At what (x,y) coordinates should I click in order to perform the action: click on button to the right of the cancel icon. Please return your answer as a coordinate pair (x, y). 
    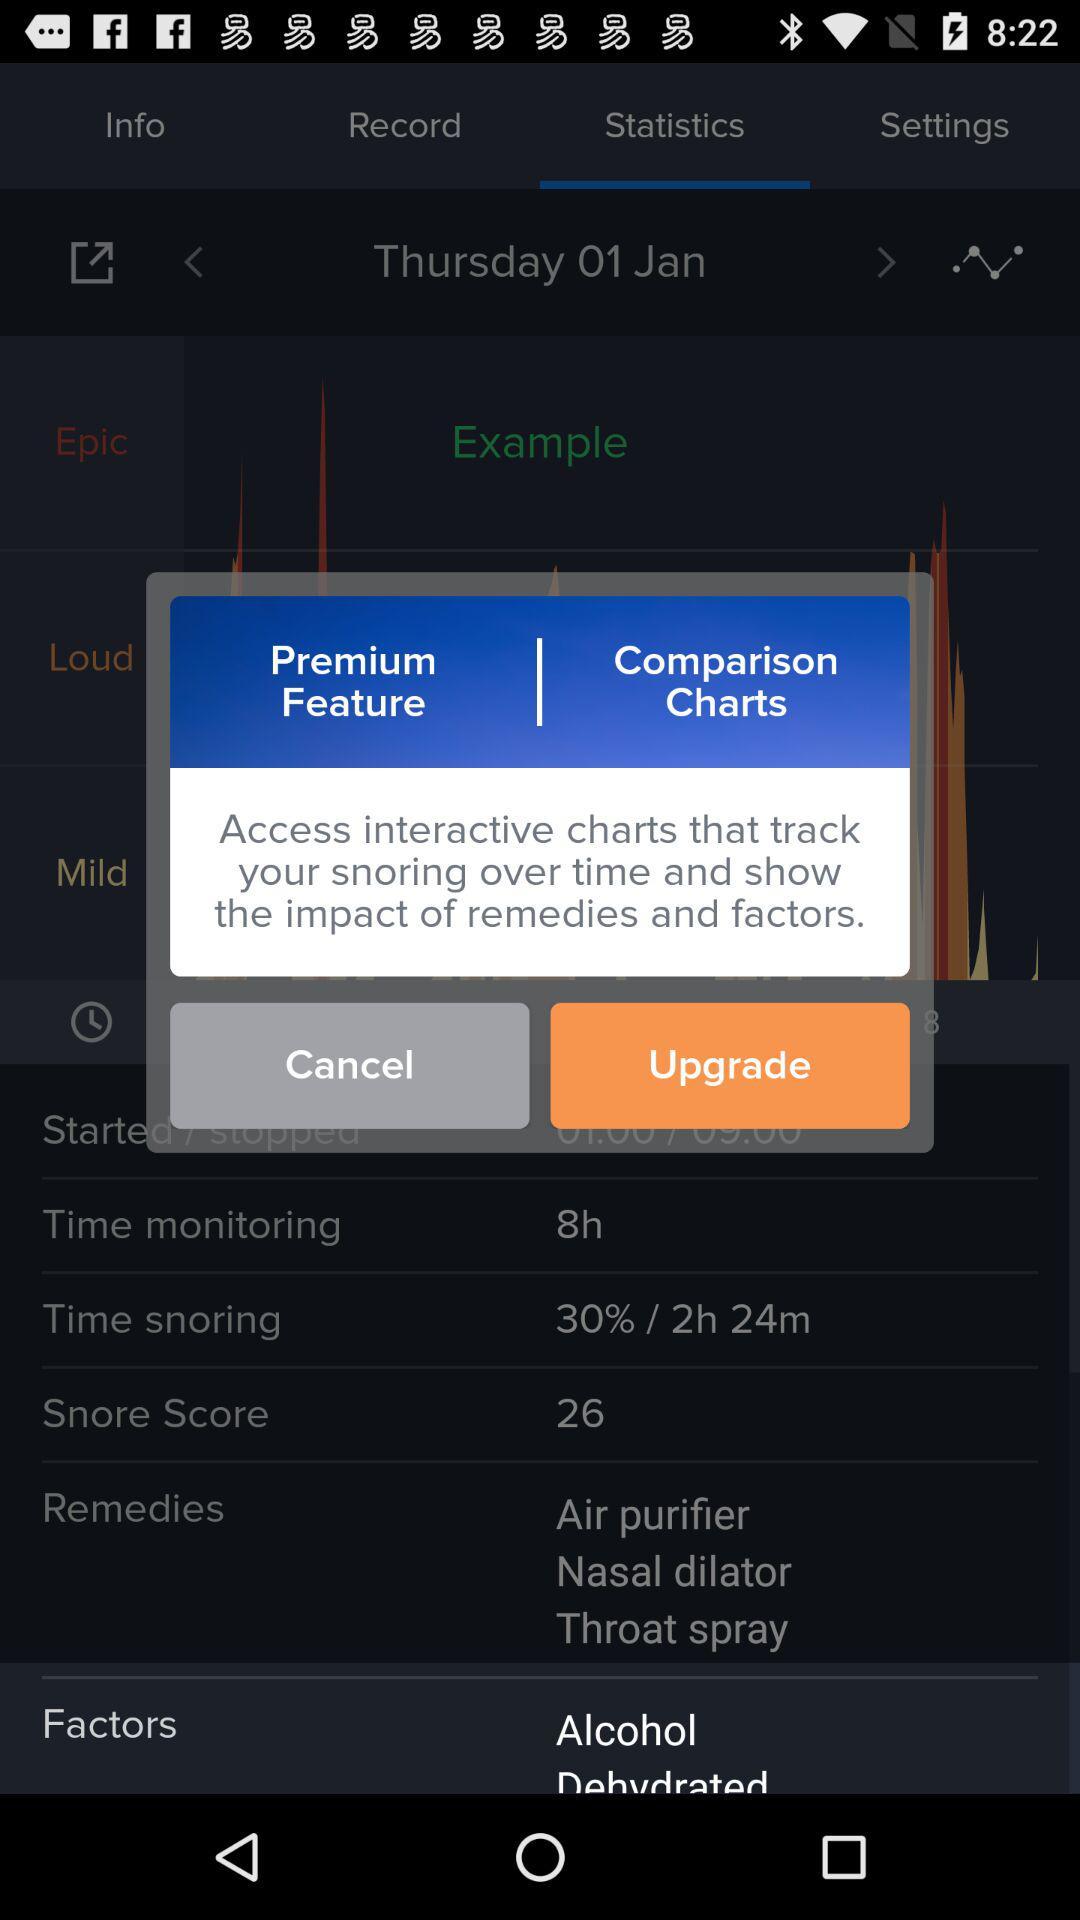
    Looking at the image, I should click on (730, 1064).